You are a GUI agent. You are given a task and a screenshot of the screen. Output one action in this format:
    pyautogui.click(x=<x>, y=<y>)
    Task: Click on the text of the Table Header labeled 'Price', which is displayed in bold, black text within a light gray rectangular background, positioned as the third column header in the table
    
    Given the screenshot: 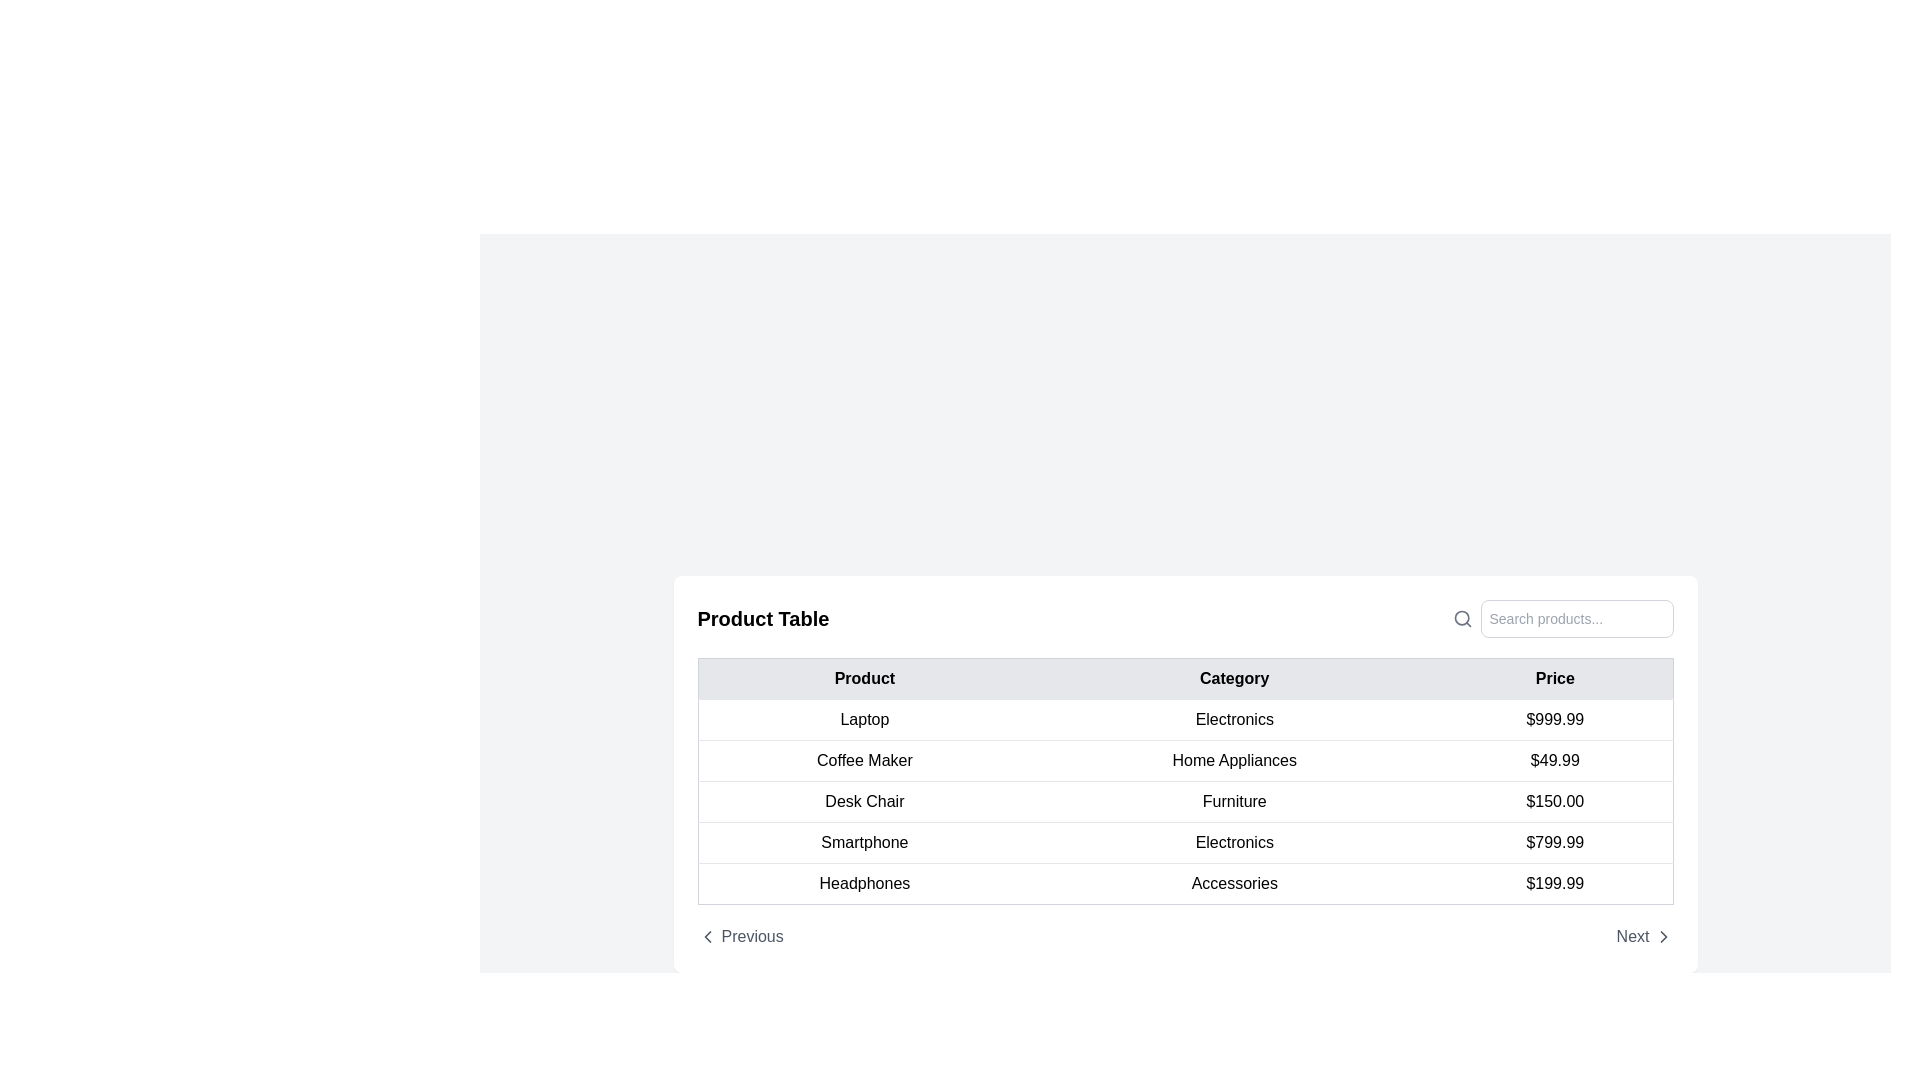 What is the action you would take?
    pyautogui.click(x=1554, y=677)
    